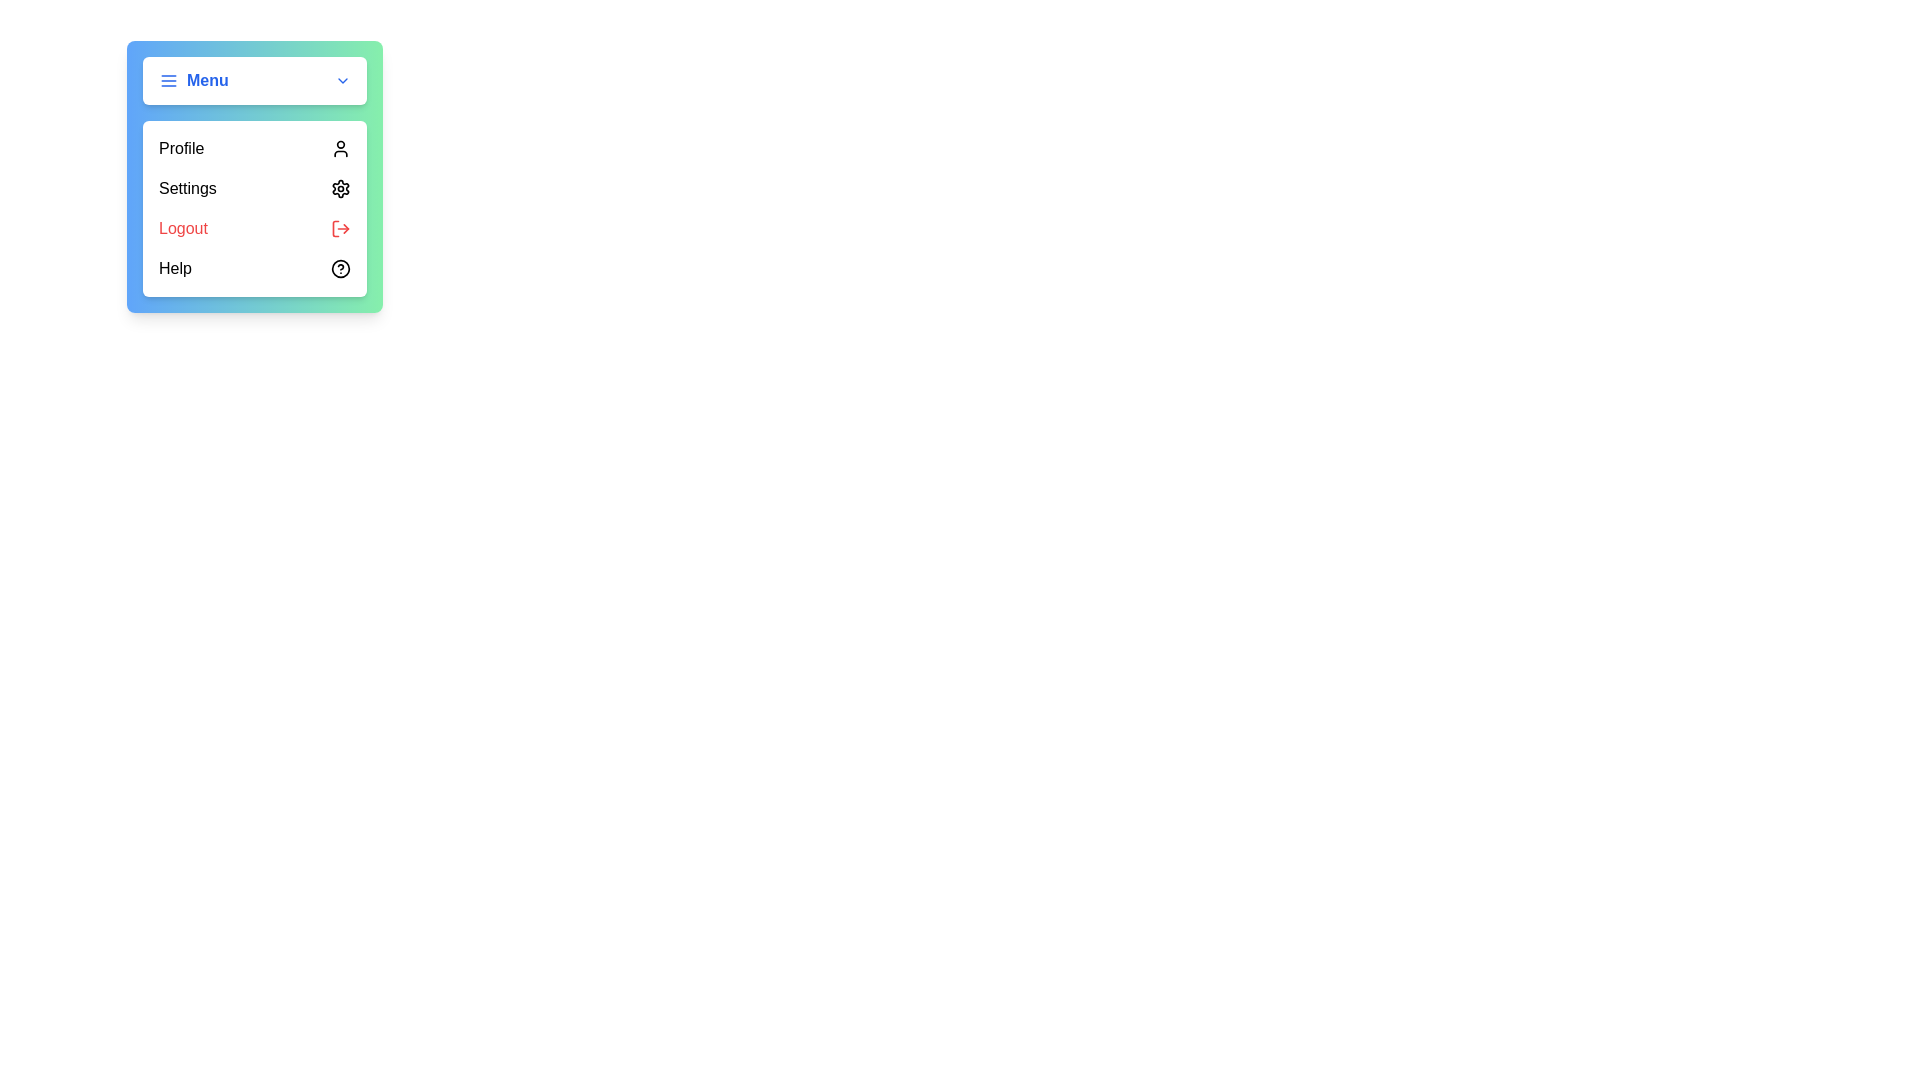 The height and width of the screenshot is (1080, 1920). I want to click on the 'Help' menu option, so click(253, 268).